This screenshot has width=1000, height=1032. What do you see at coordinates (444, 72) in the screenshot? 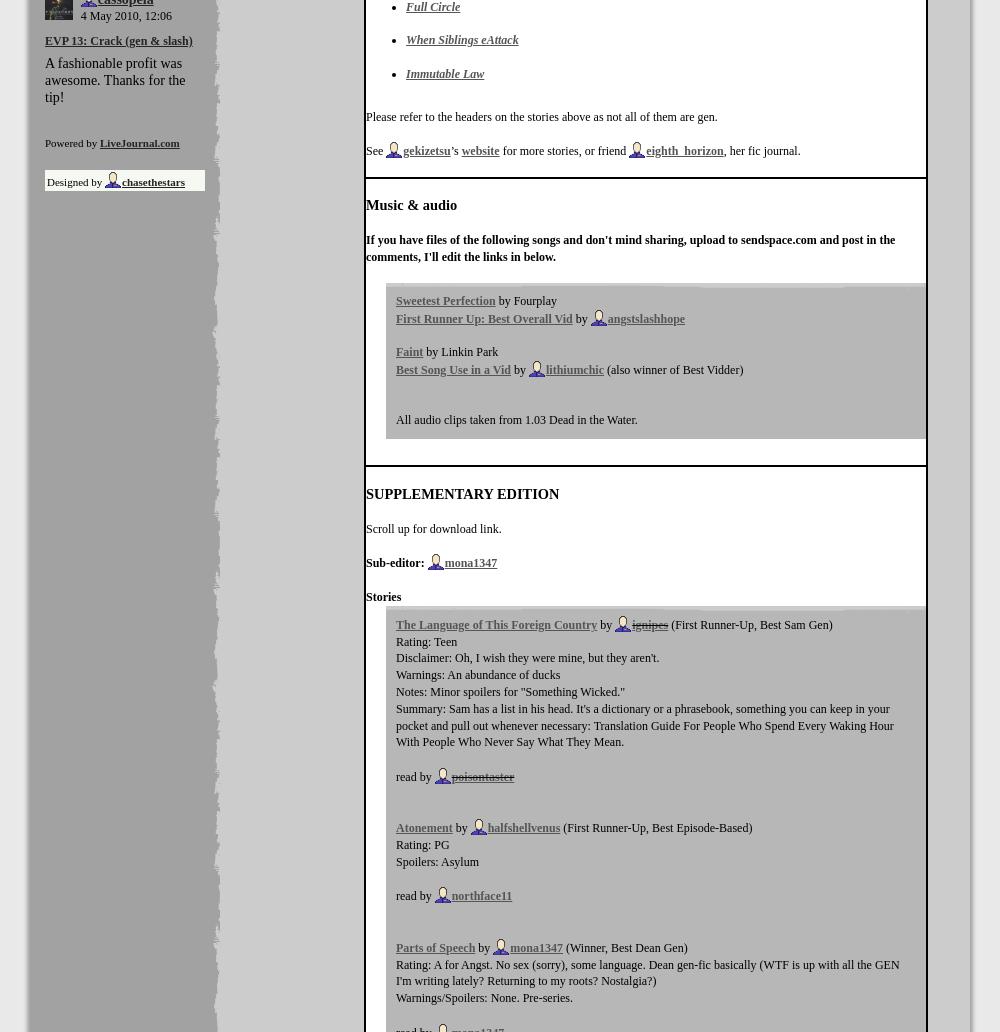
I see `'Immutable Law'` at bounding box center [444, 72].